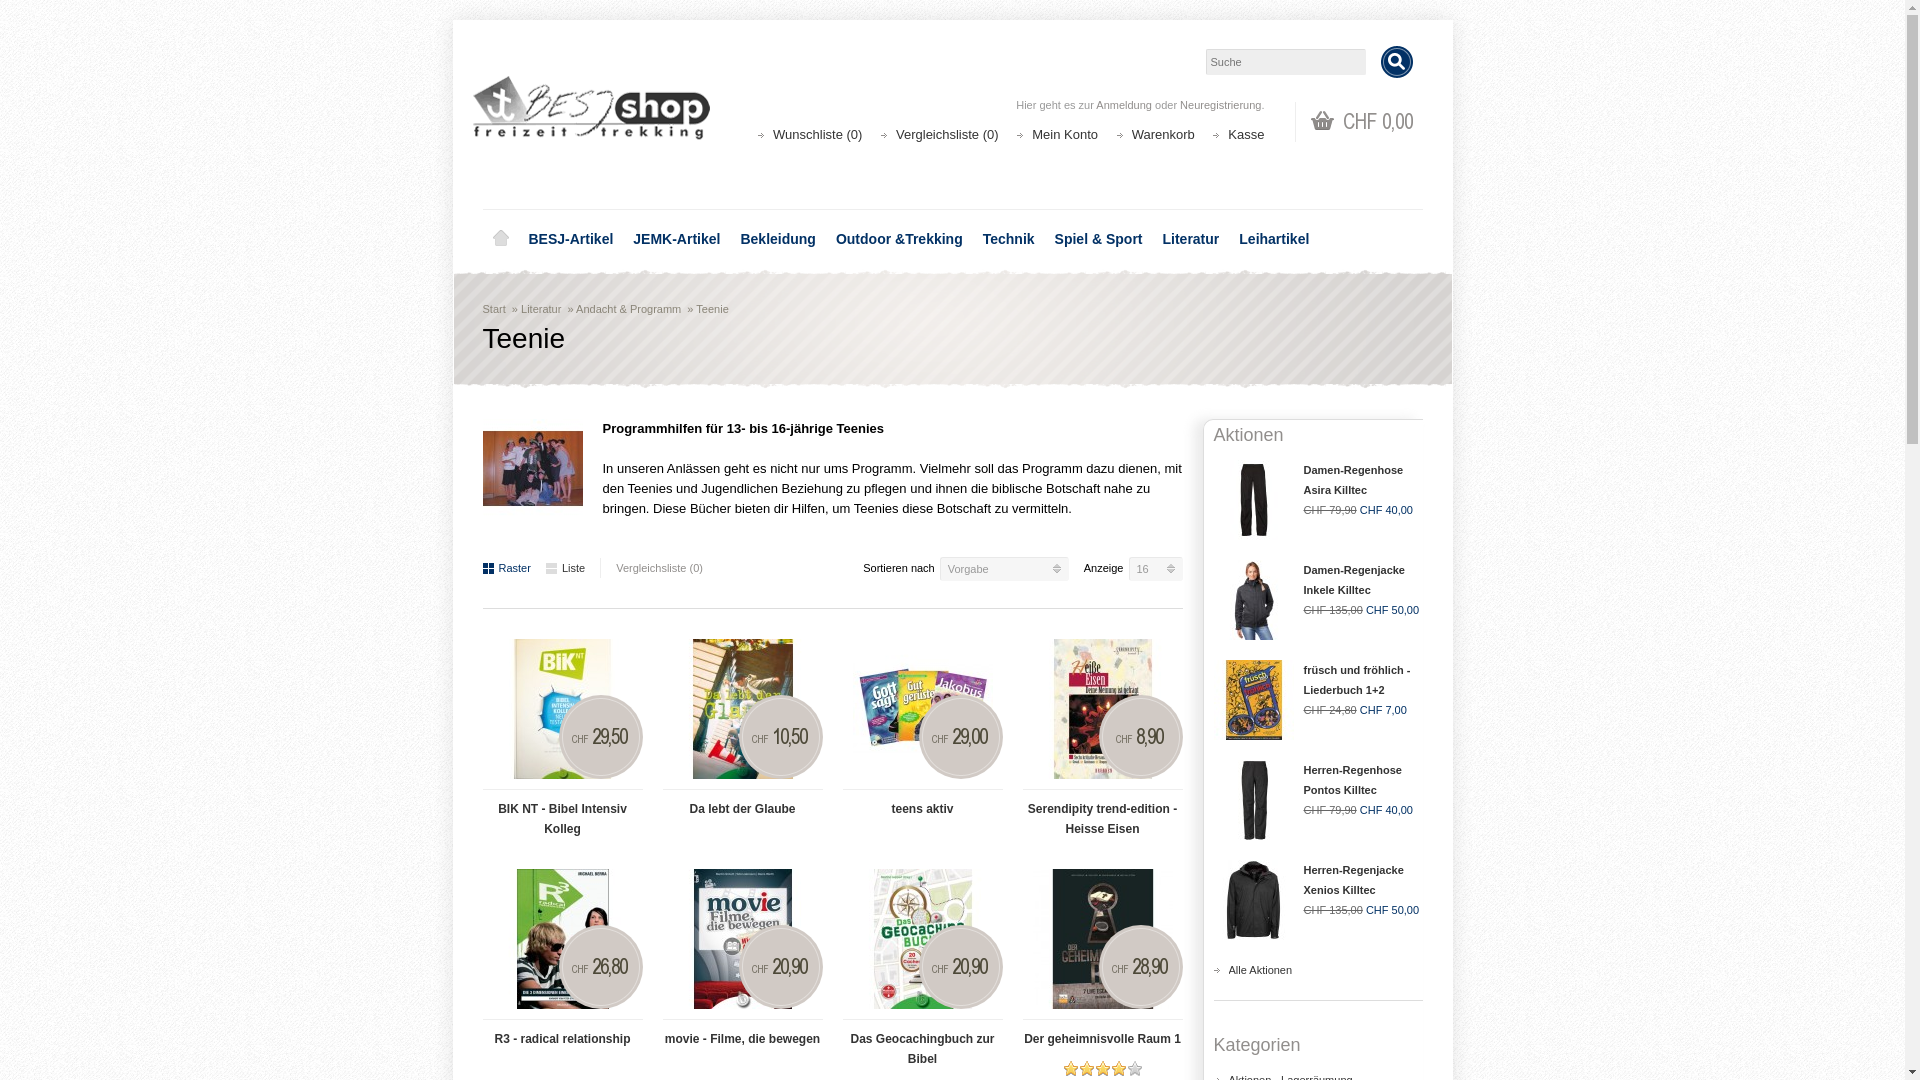 The image size is (1920, 1080). What do you see at coordinates (505, 567) in the screenshot?
I see `'Raster'` at bounding box center [505, 567].